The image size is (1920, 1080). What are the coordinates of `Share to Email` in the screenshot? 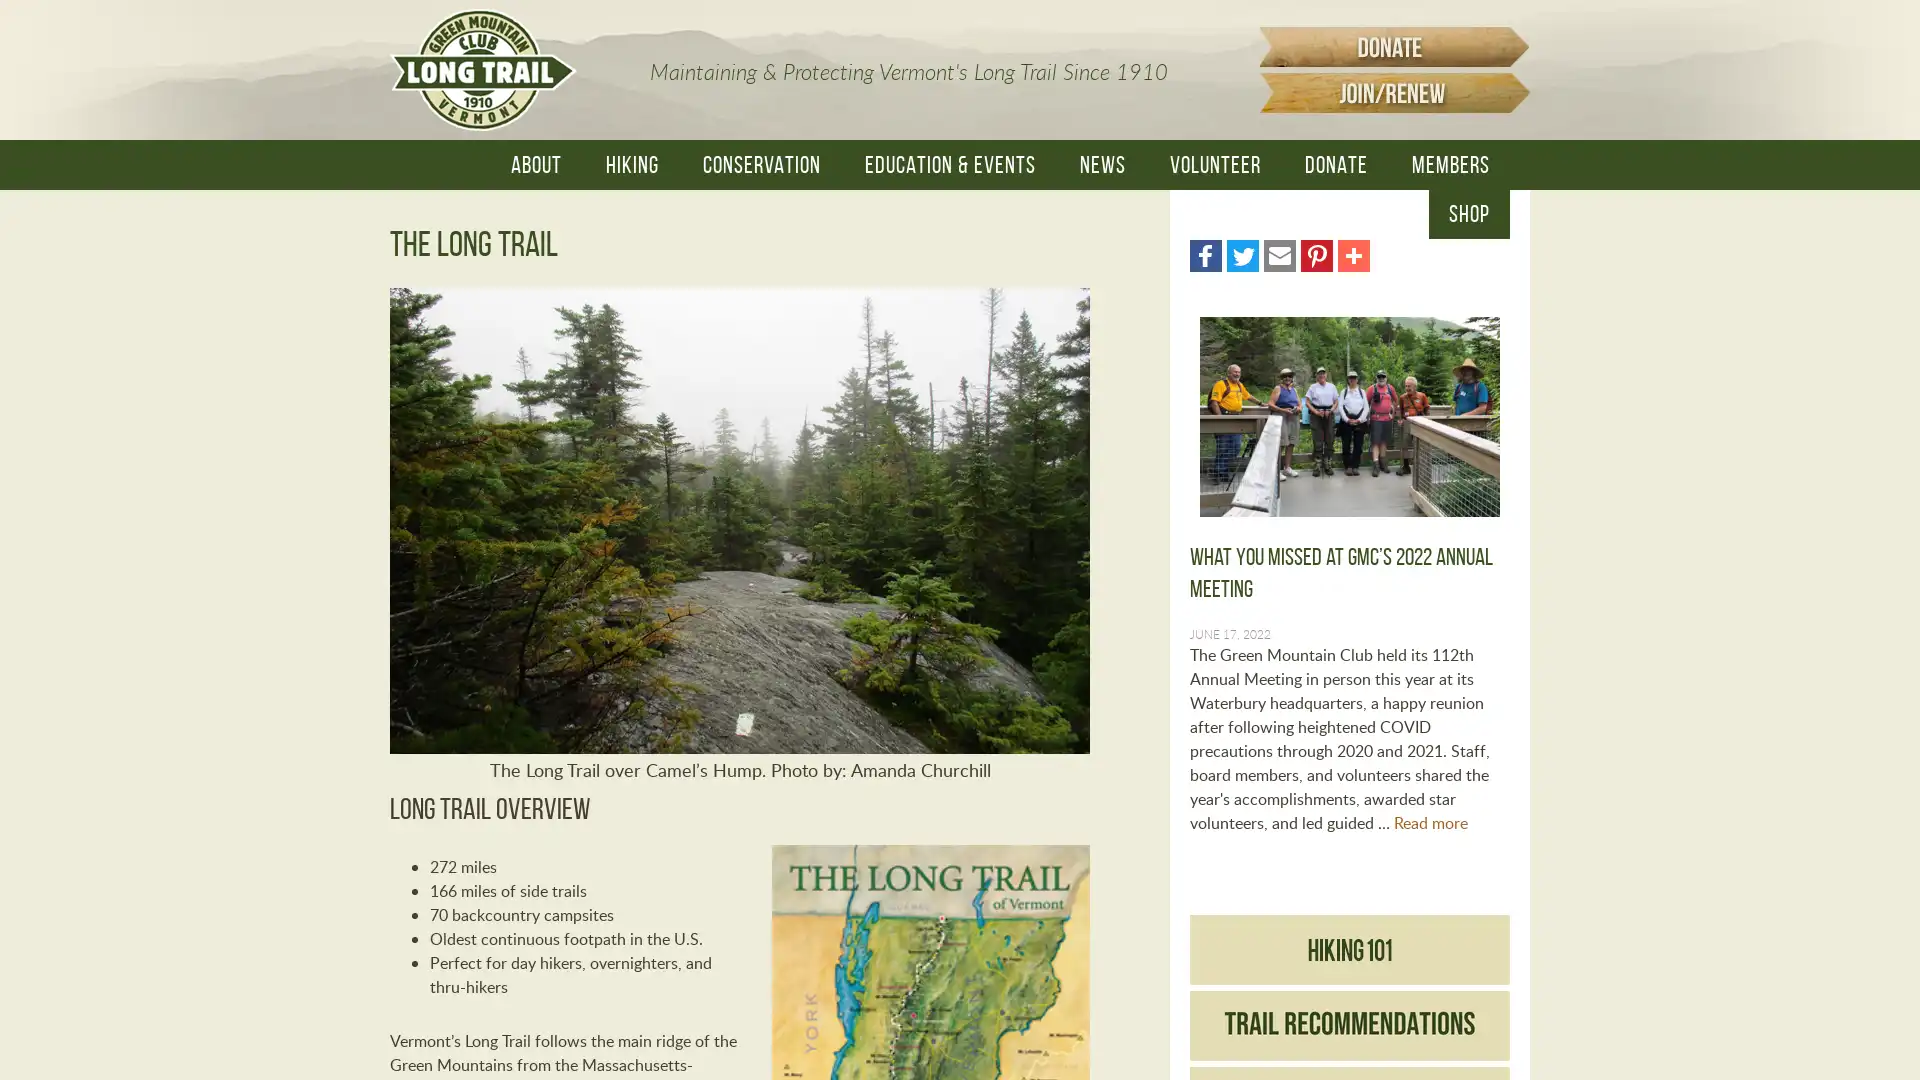 It's located at (1280, 254).